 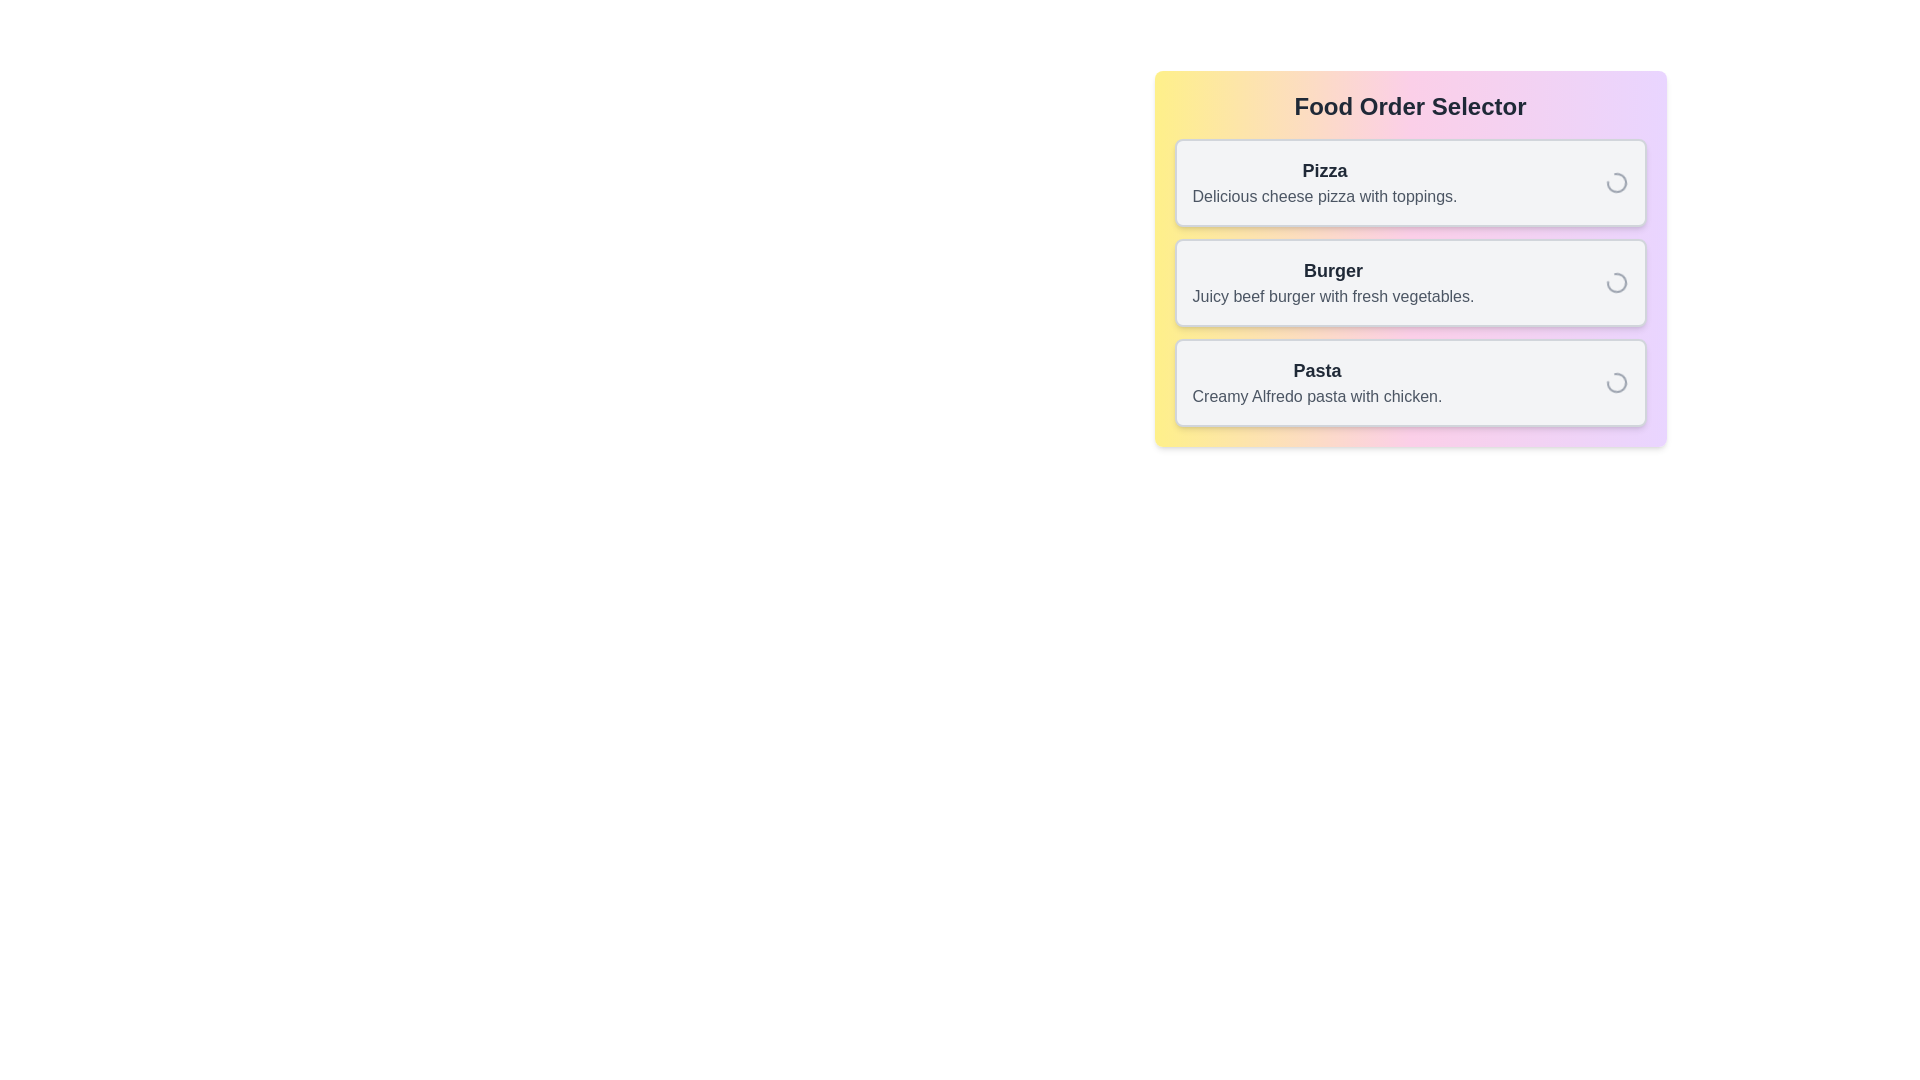 What do you see at coordinates (1409, 182) in the screenshot?
I see `the food item Pizza` at bounding box center [1409, 182].